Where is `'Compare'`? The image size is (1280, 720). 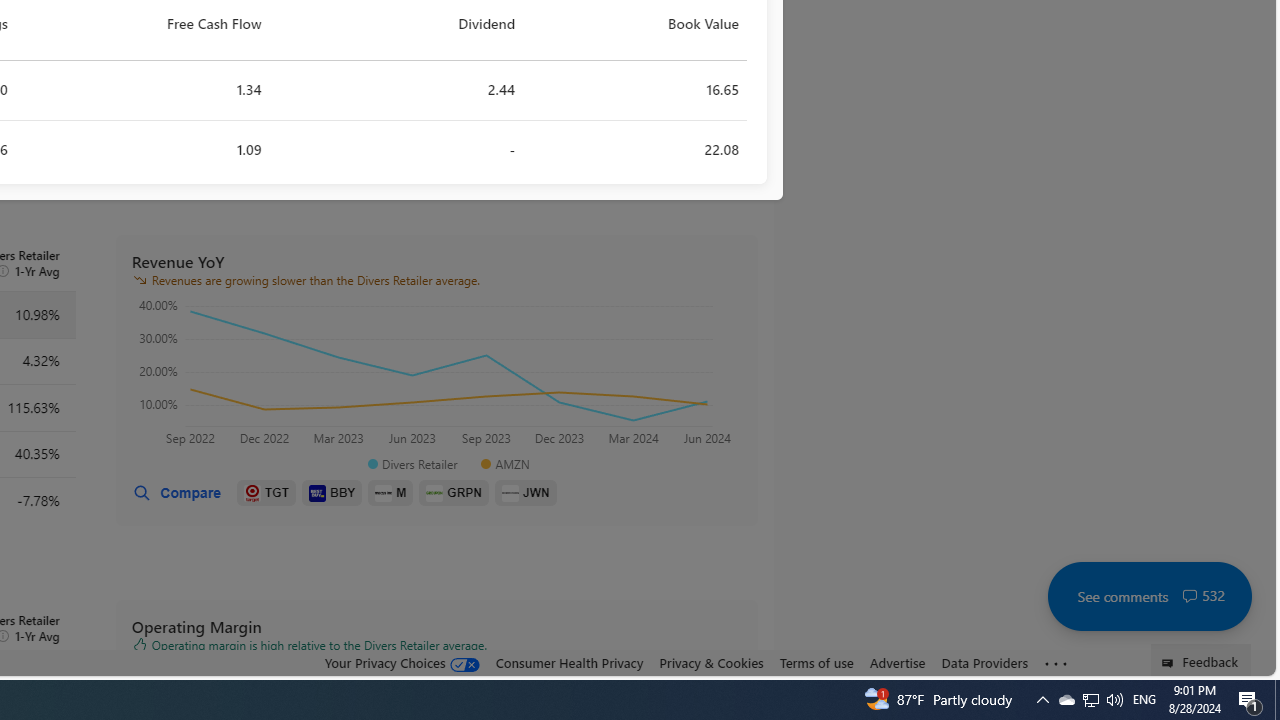
'Compare' is located at coordinates (176, 493).